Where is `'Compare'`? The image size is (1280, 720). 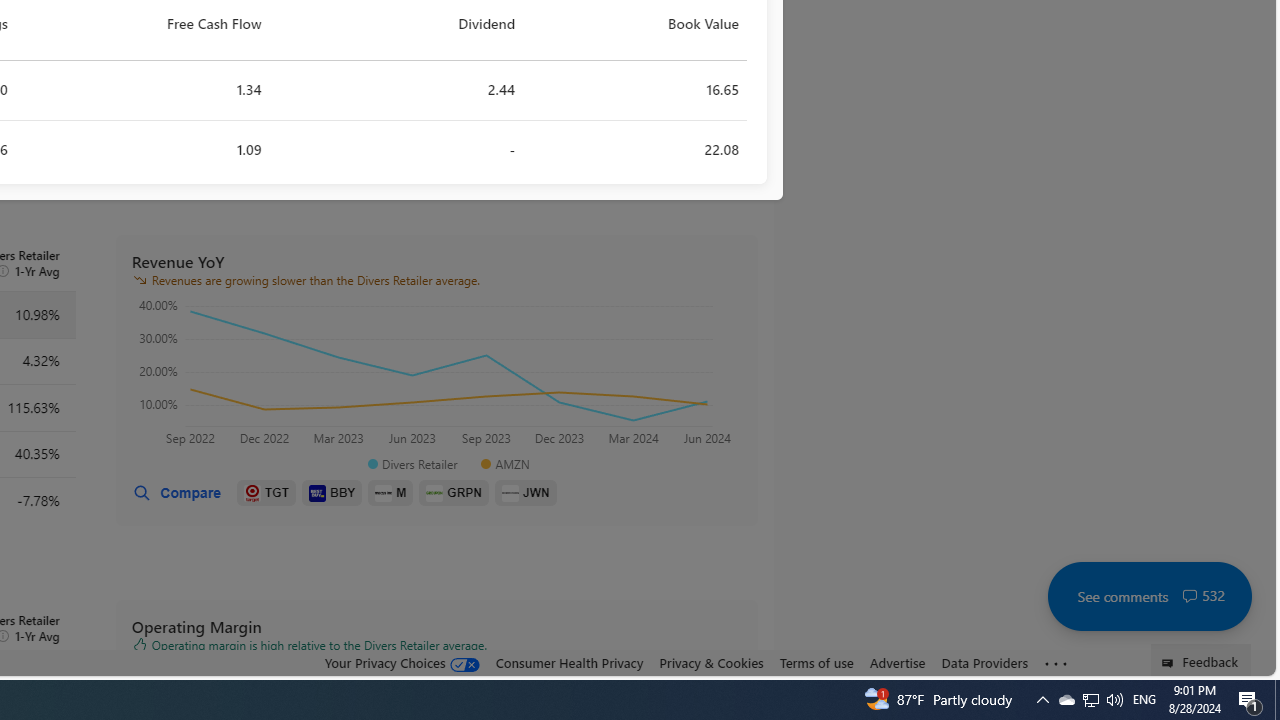
'Compare' is located at coordinates (176, 493).